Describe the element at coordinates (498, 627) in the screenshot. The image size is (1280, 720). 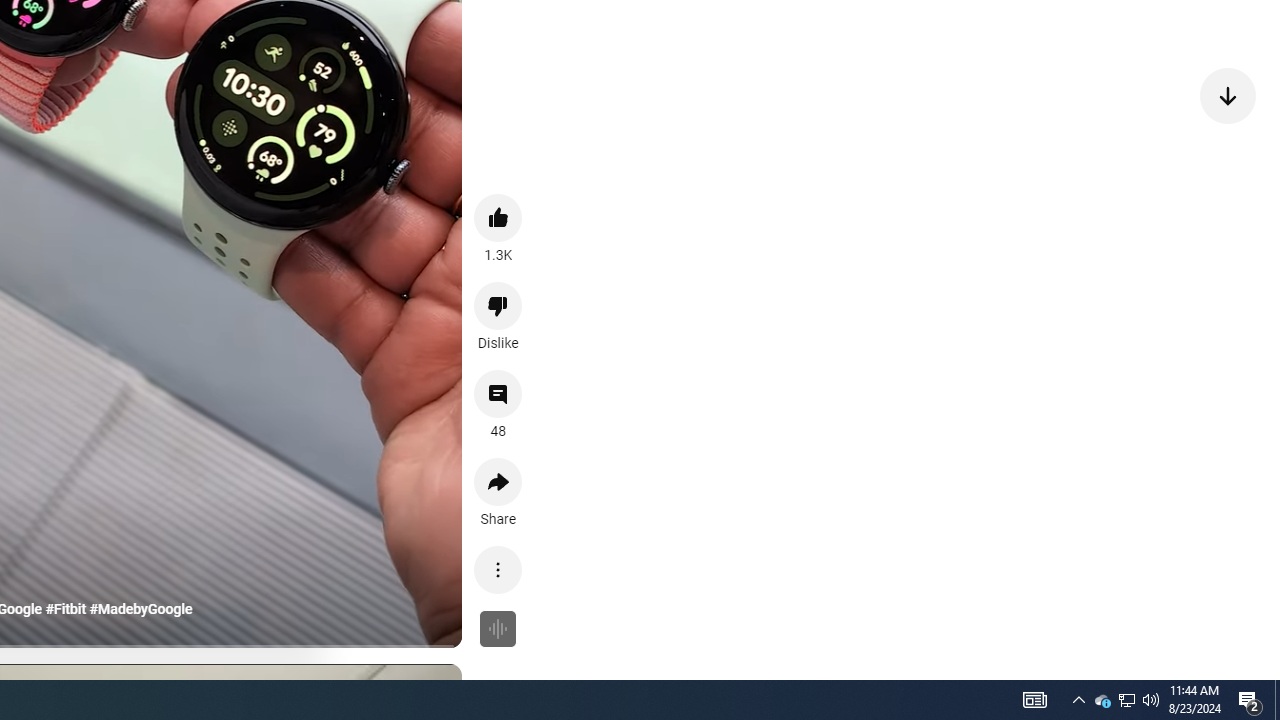
I see `'Feature not available for this video'` at that location.